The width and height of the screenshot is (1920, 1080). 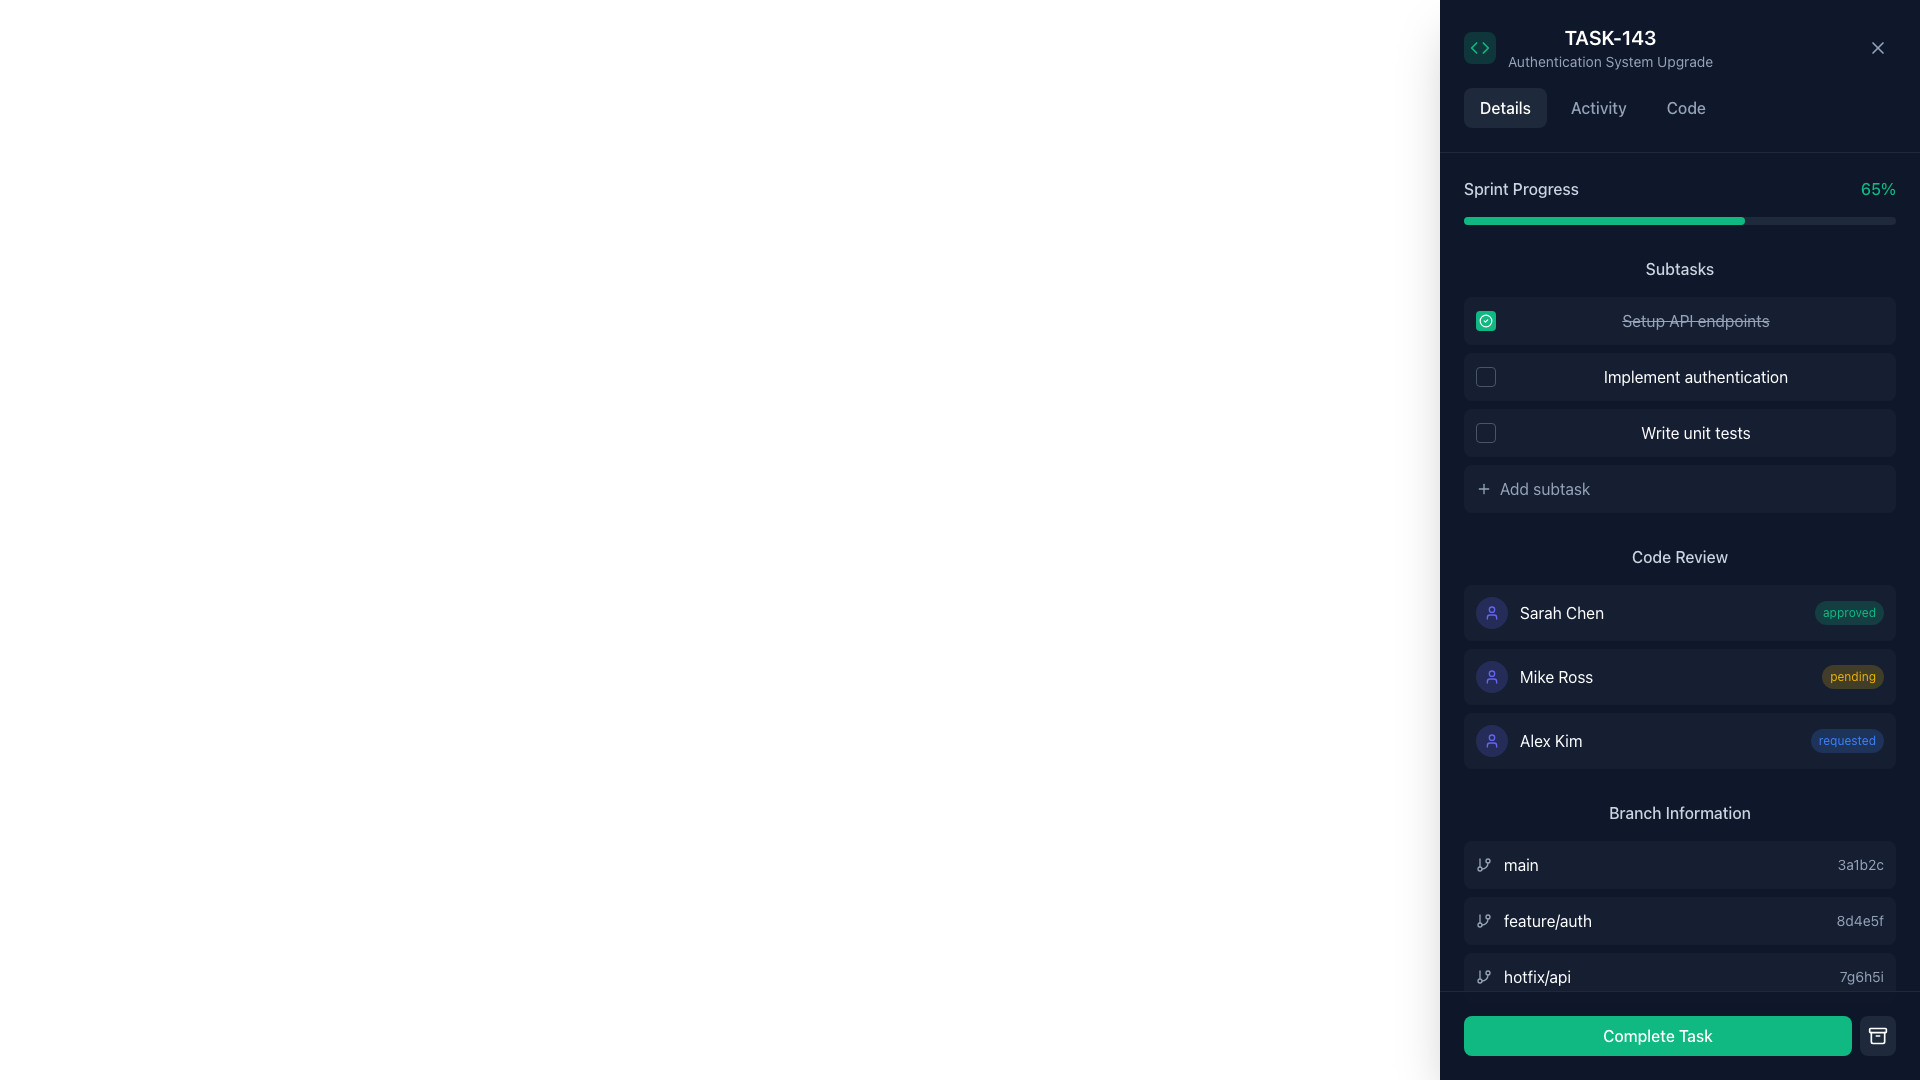 What do you see at coordinates (1694, 319) in the screenshot?
I see `text of the text label displaying 'Setup API endpoints' styled in a strikethrough font located in the right sidebar under the 'Subtasks' section` at bounding box center [1694, 319].